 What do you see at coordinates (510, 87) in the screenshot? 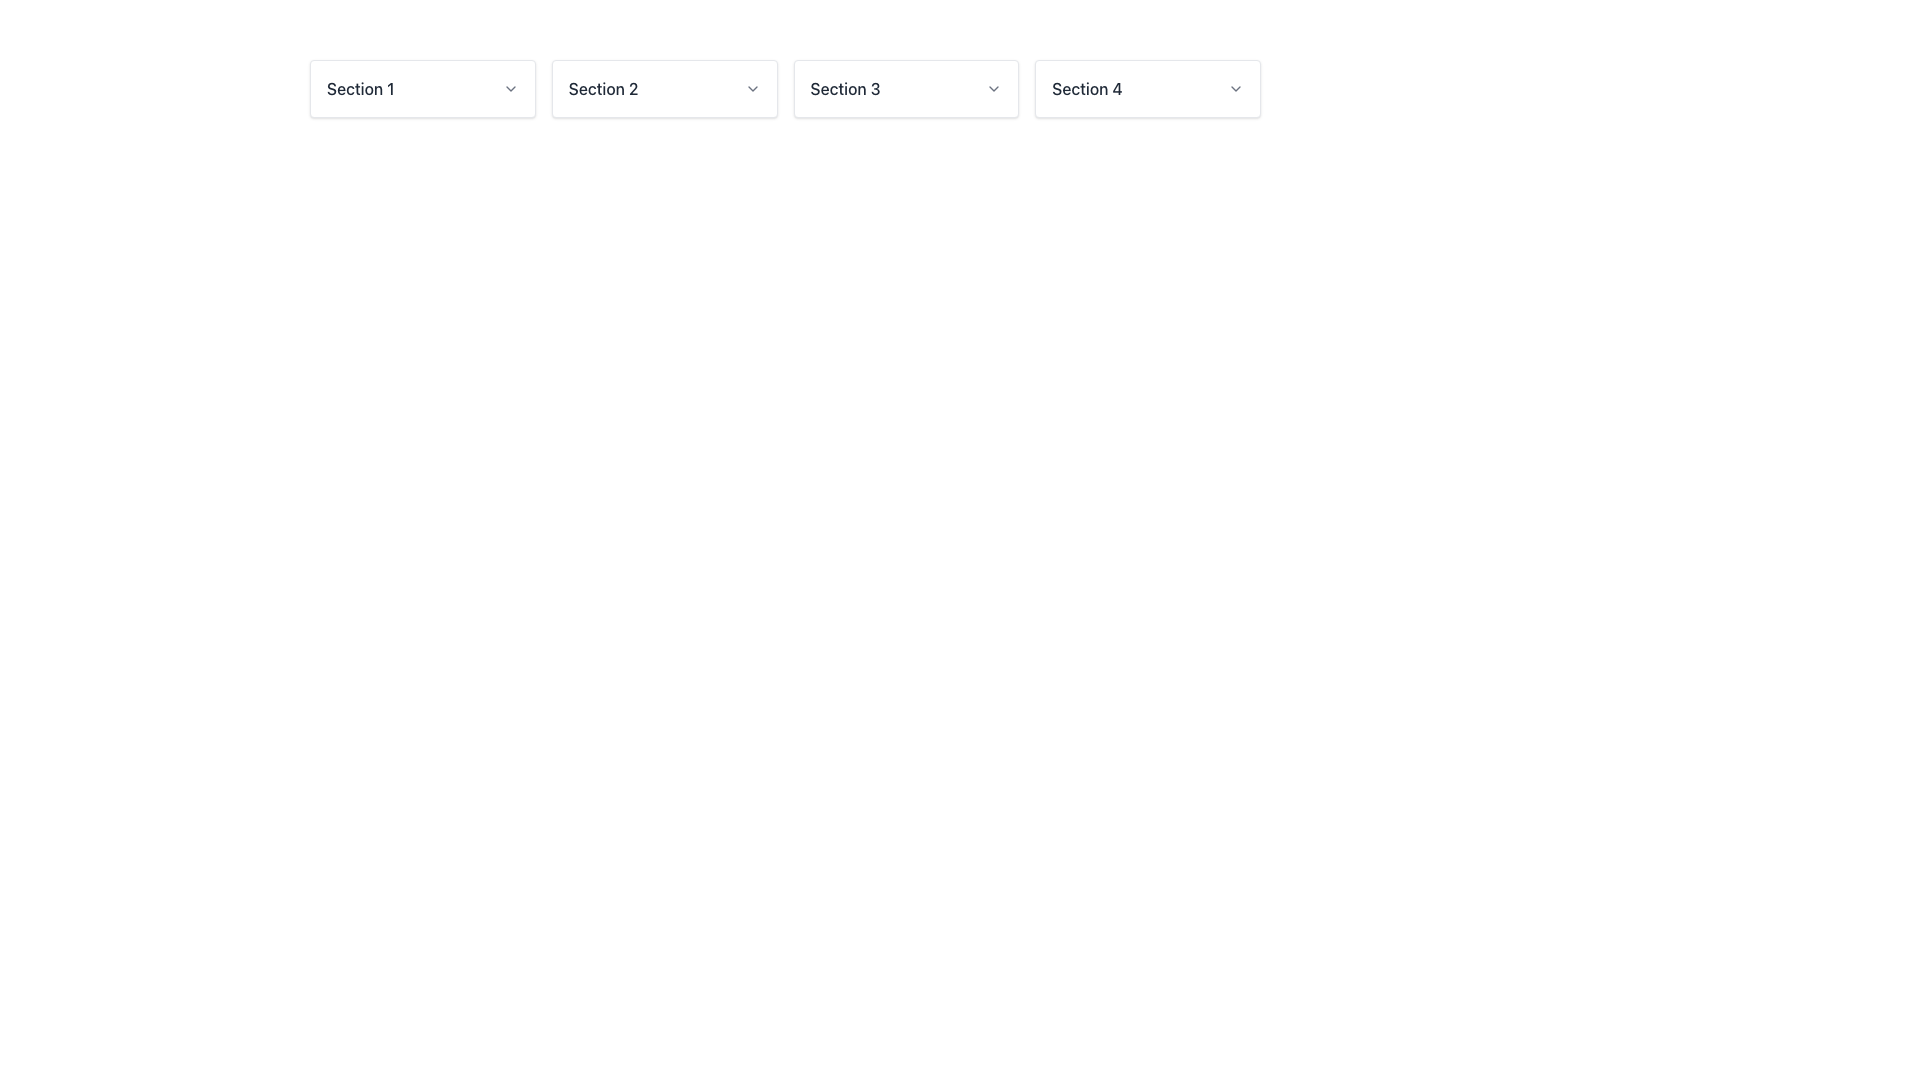
I see `the chevron icon indicating dropdown functionality for 'Section 1', positioned to the right of its label` at bounding box center [510, 87].